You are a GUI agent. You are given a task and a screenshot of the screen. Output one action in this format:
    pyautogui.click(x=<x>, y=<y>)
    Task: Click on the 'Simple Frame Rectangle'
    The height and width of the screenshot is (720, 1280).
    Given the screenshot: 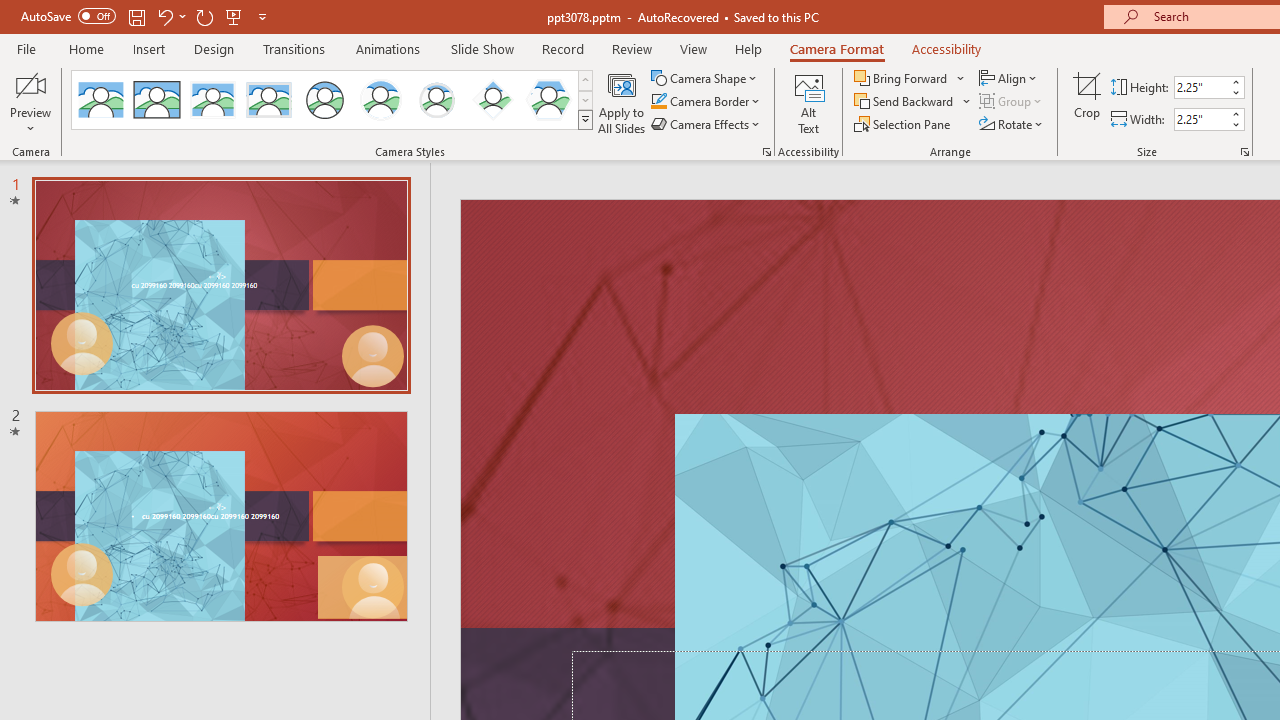 What is the action you would take?
    pyautogui.click(x=156, y=100)
    